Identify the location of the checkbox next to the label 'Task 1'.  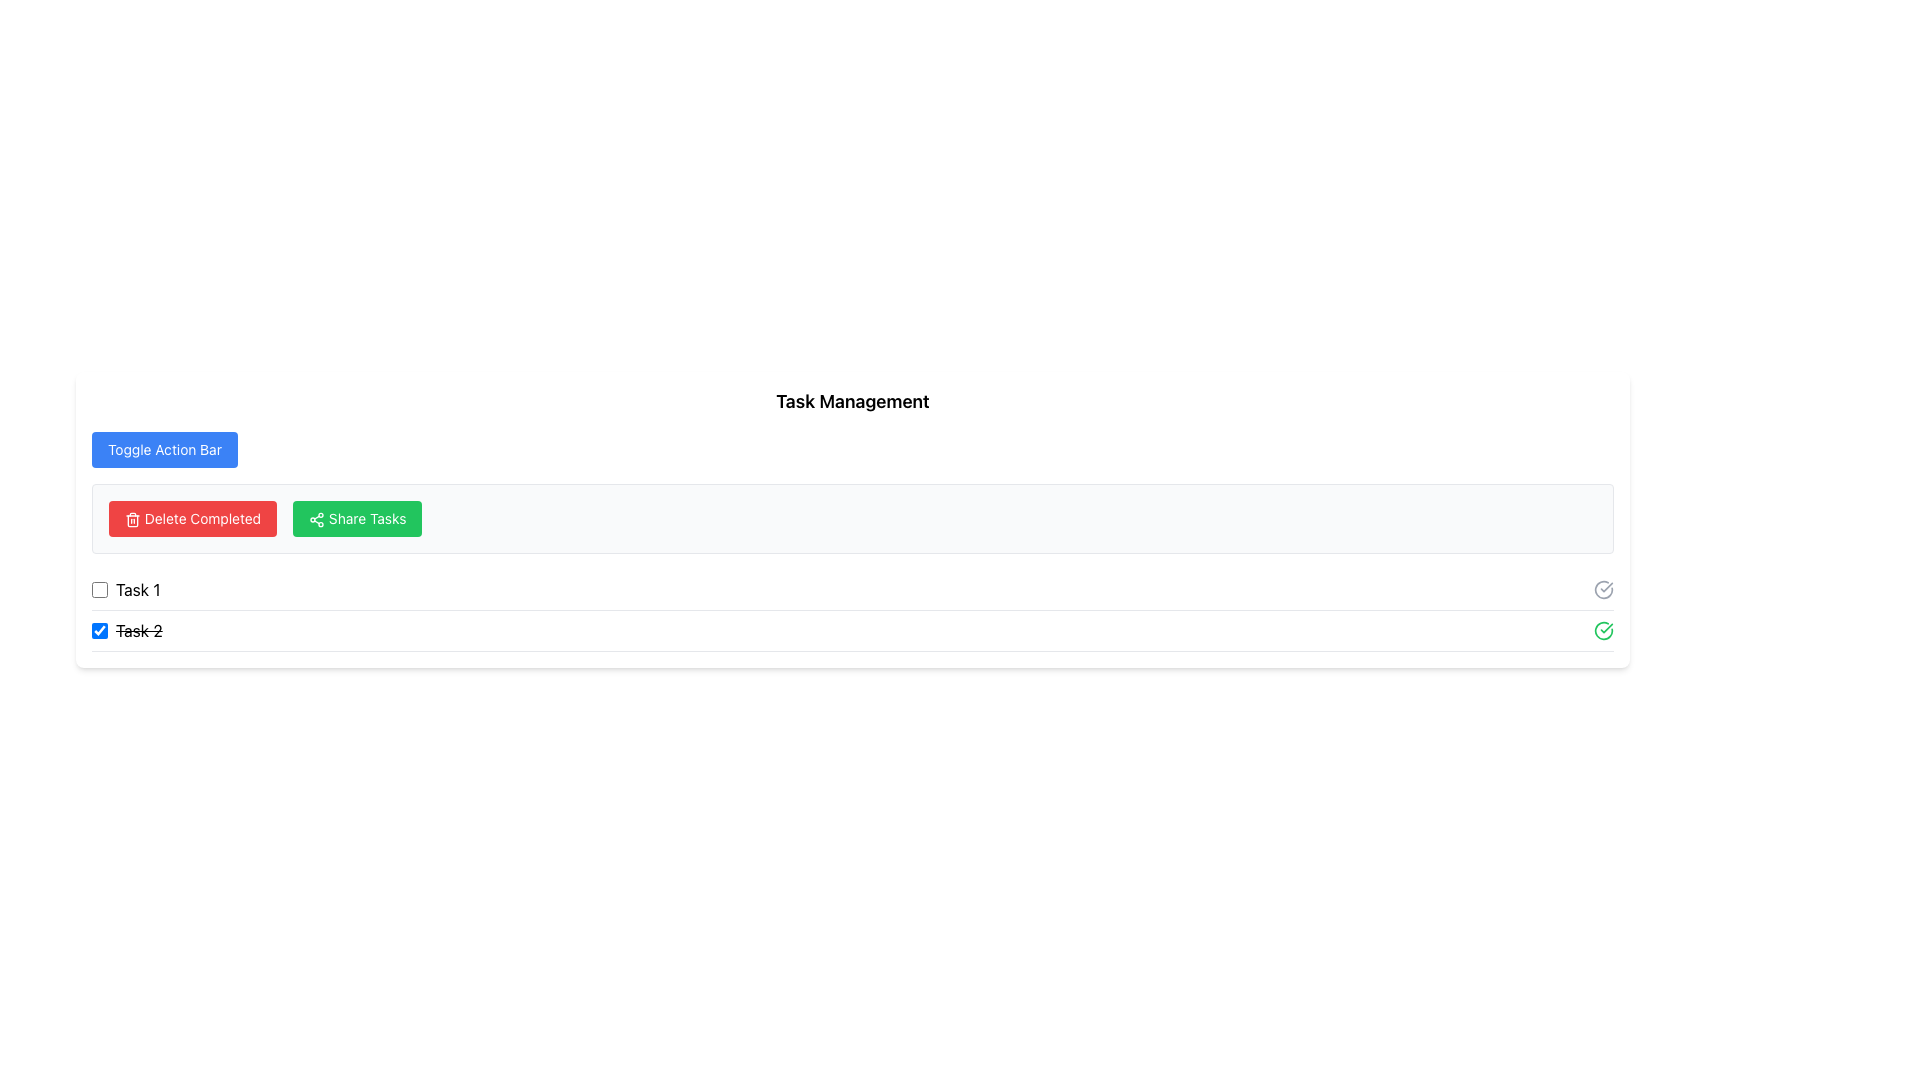
(125, 589).